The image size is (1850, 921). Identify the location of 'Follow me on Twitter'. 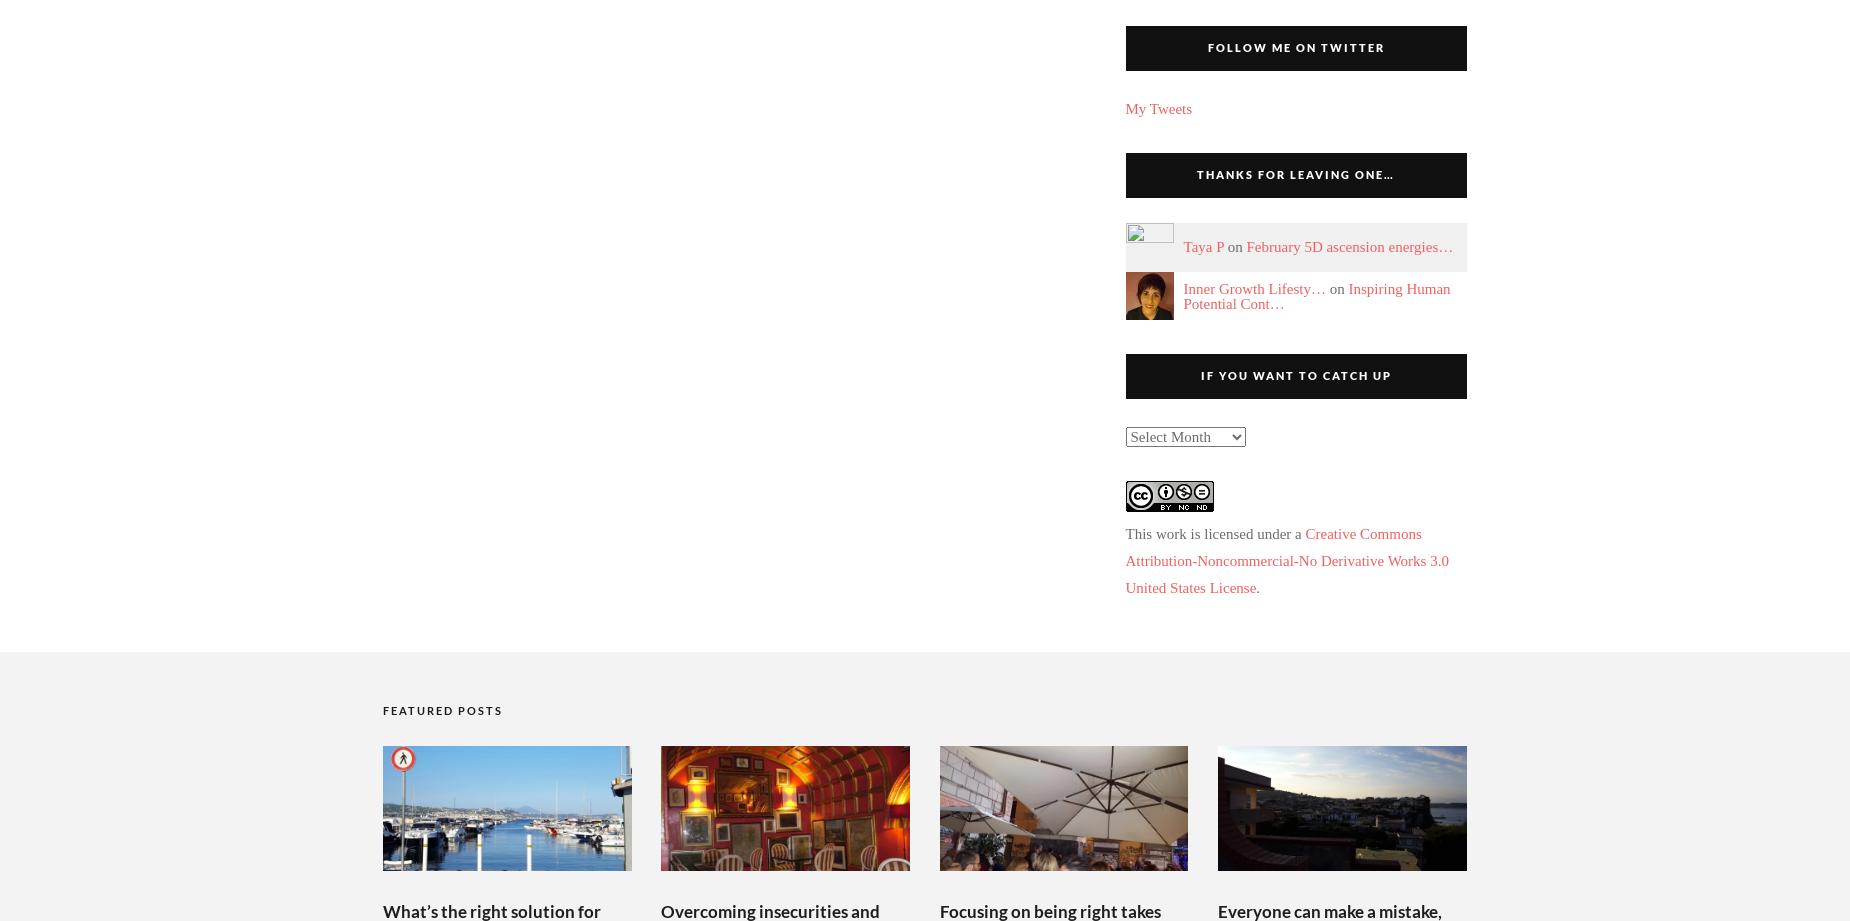
(1205, 47).